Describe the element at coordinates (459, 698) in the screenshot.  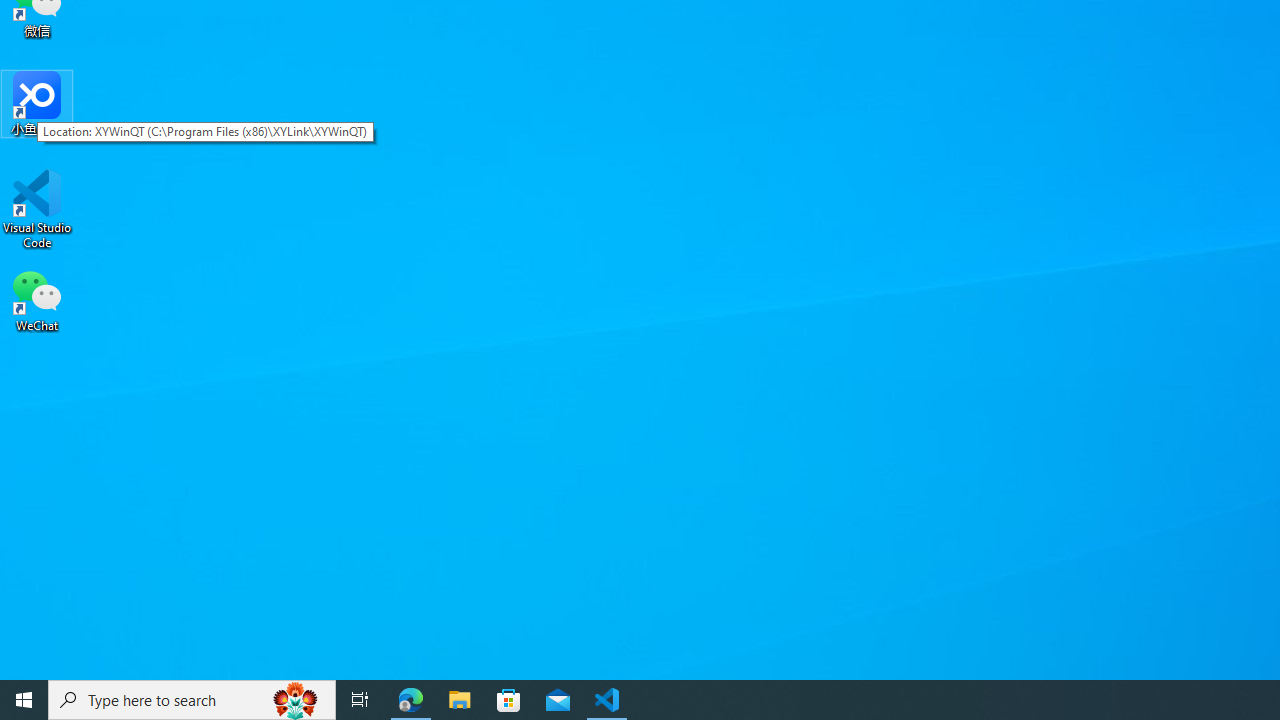
I see `'File Explorer'` at that location.